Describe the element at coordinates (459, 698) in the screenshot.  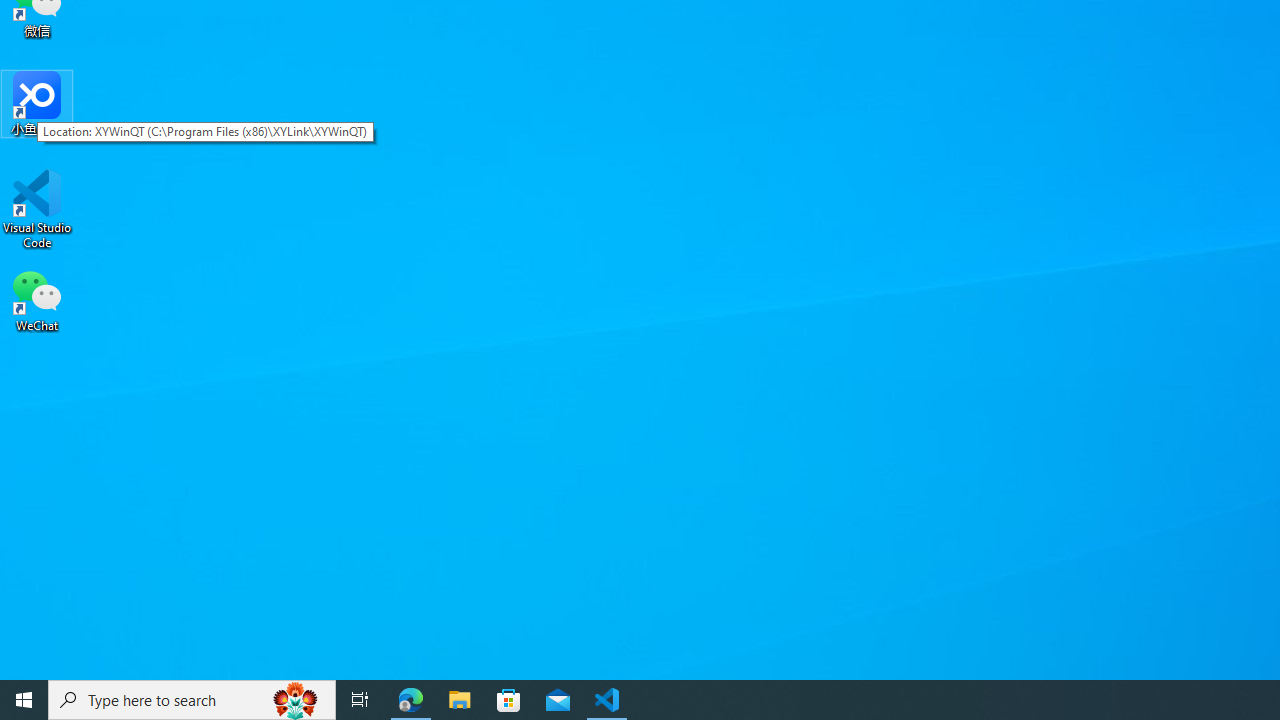
I see `'File Explorer'` at that location.